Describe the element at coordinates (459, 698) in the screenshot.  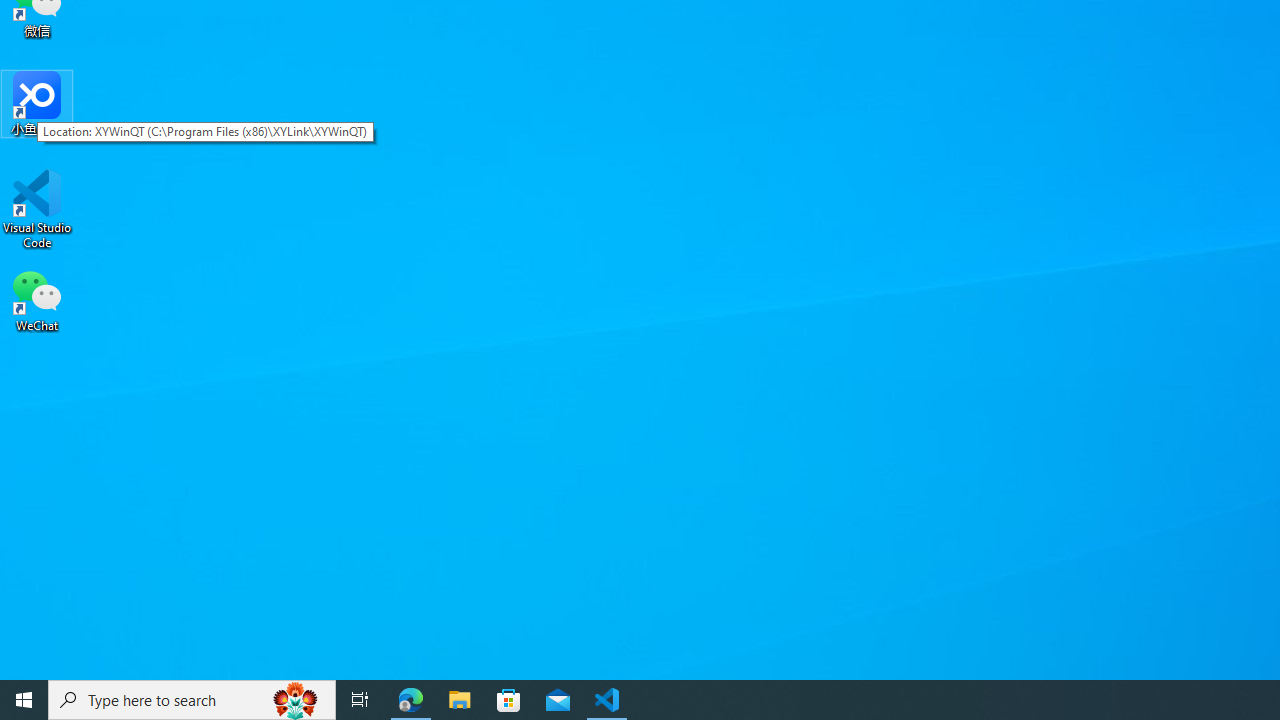
I see `'File Explorer'` at that location.